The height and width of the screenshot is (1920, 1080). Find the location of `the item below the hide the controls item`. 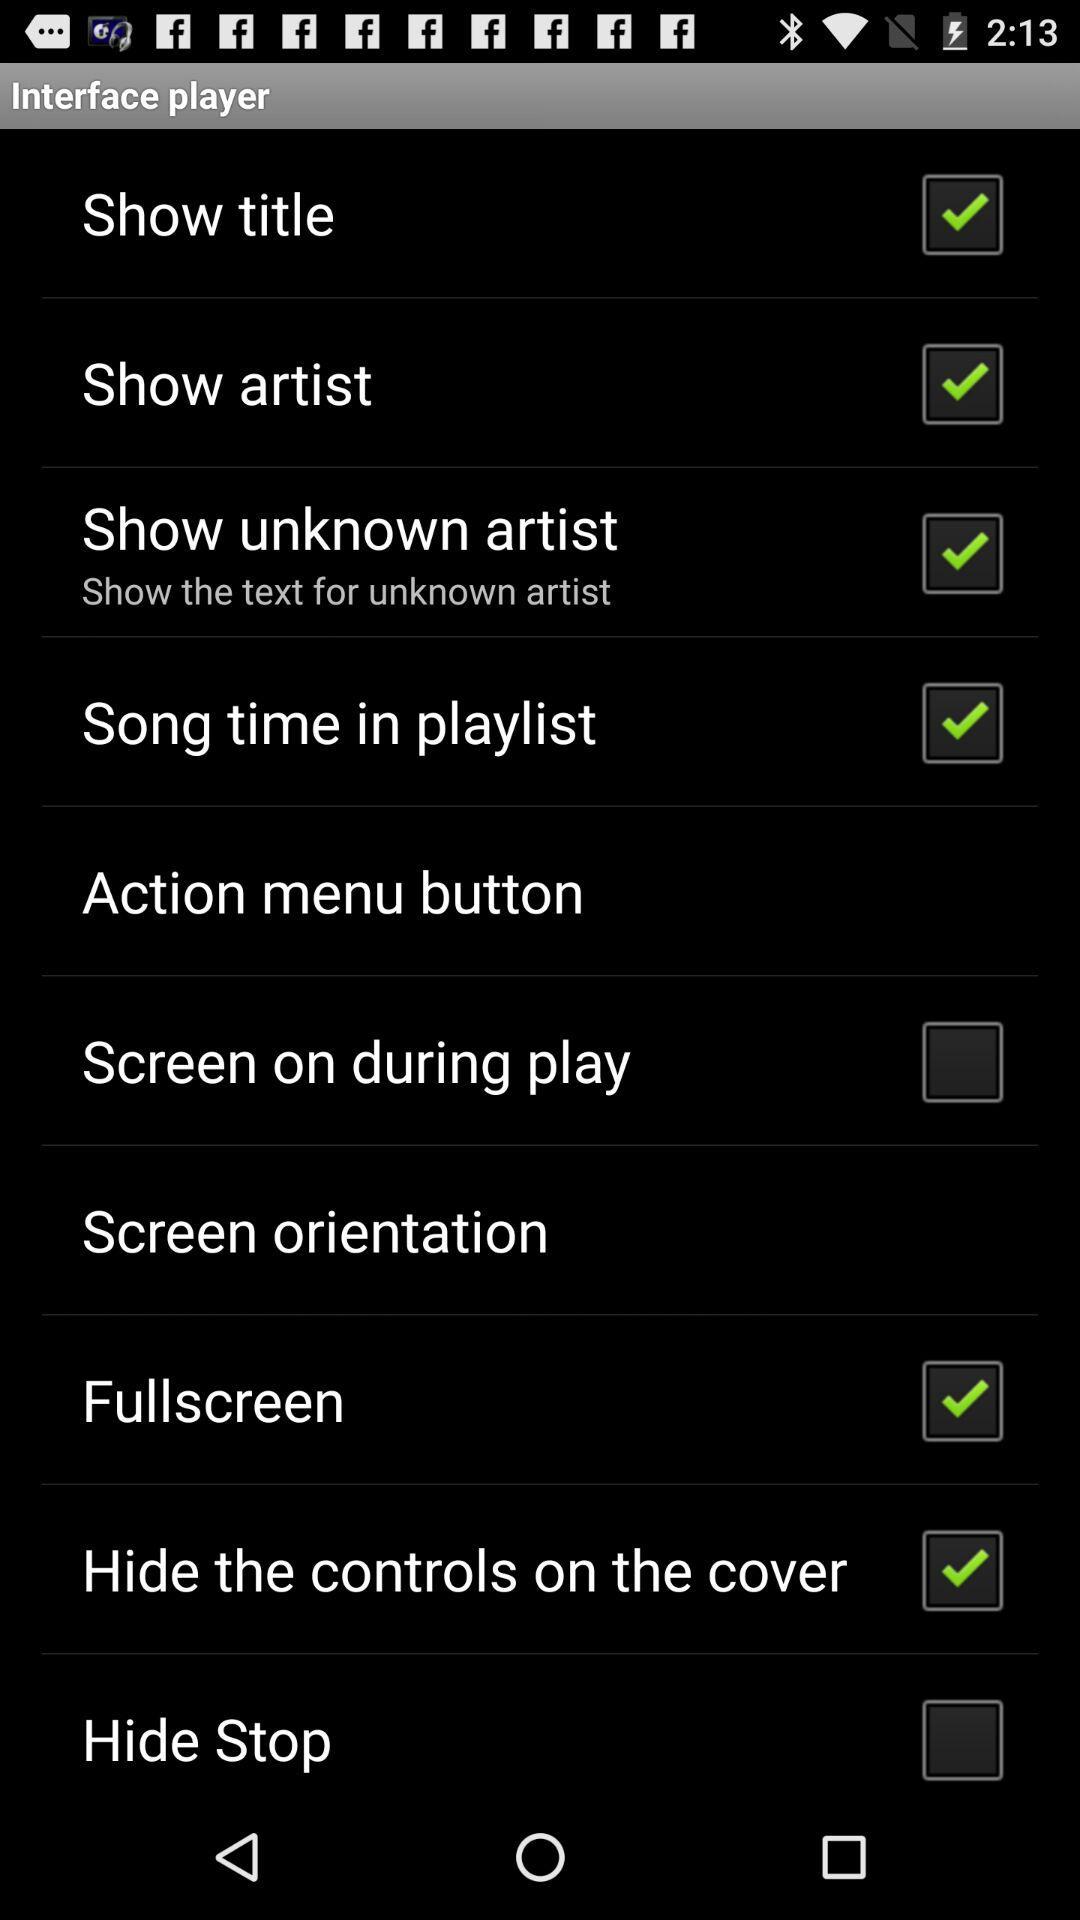

the item below the hide the controls item is located at coordinates (207, 1737).